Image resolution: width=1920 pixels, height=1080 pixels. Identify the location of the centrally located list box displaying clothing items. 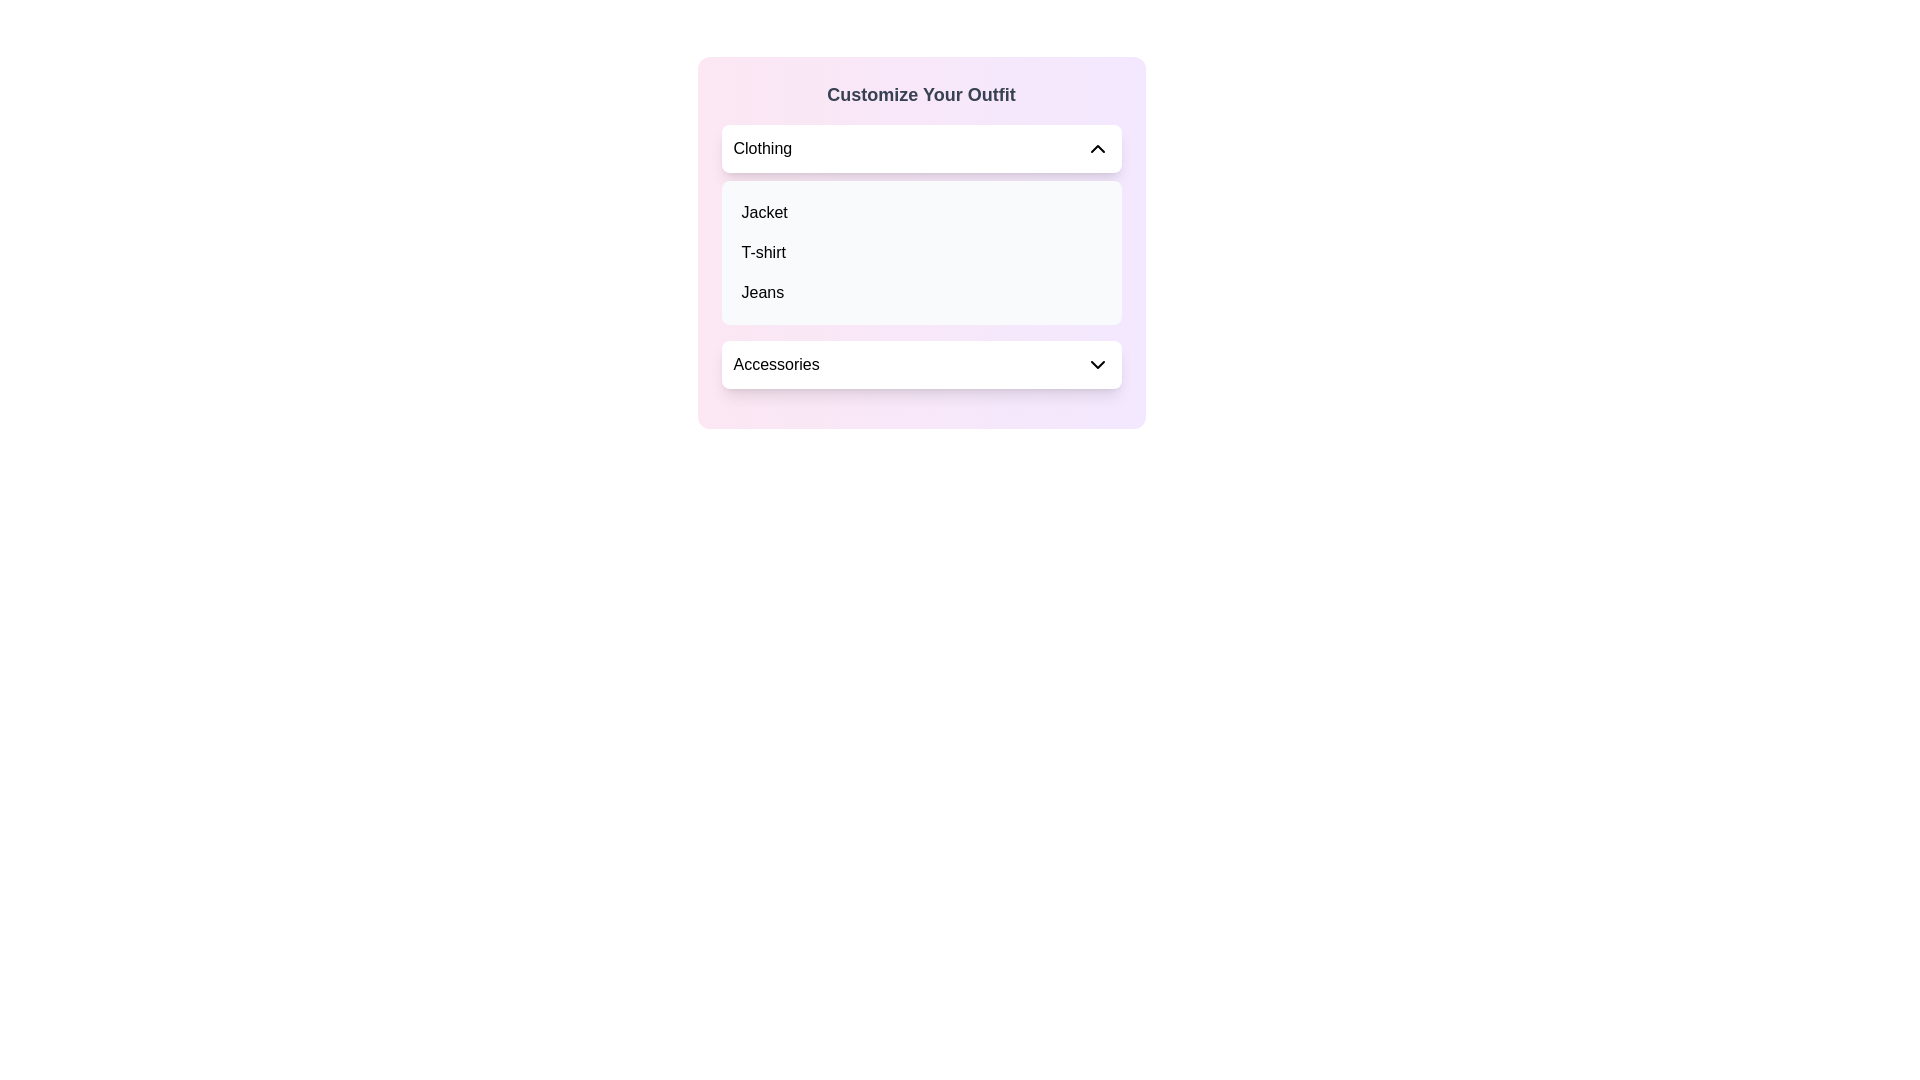
(920, 252).